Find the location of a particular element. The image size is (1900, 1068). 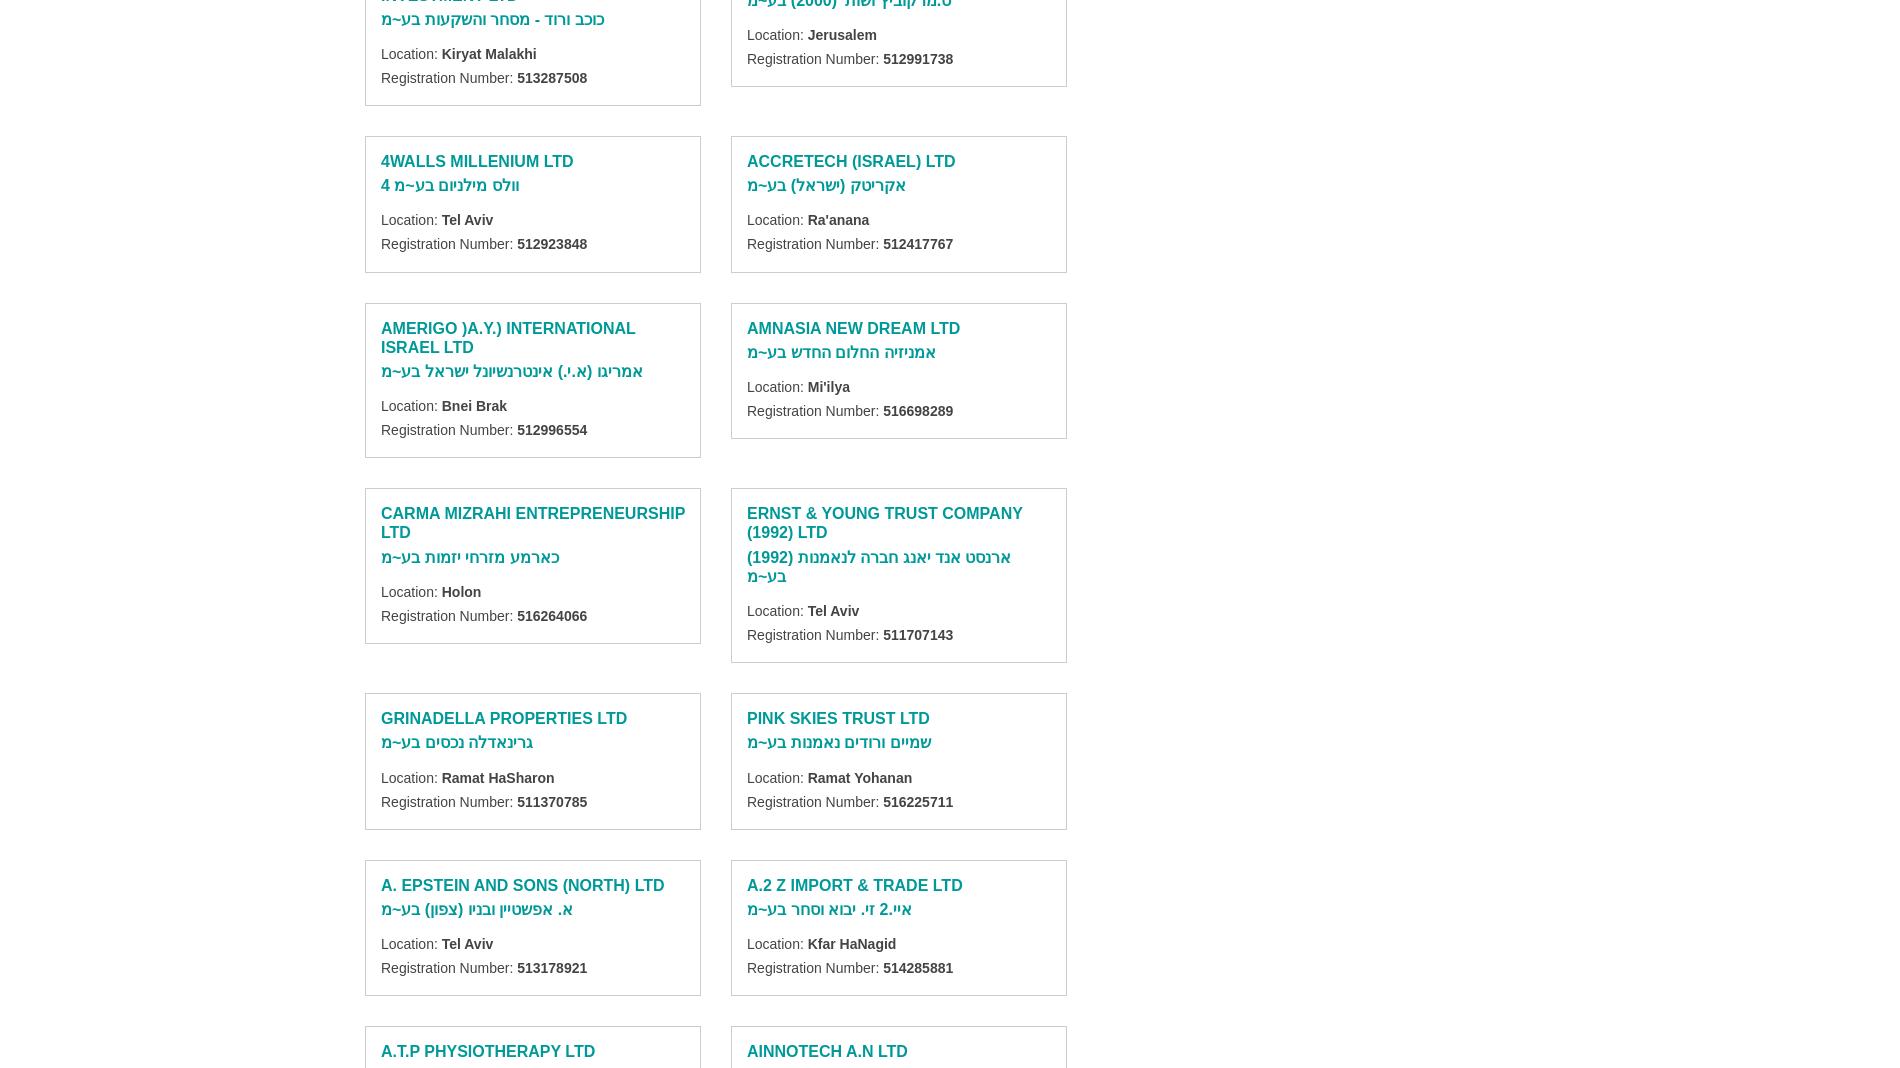

'א. אפשטיין ובניו (צפון) בע~מ' is located at coordinates (477, 907).